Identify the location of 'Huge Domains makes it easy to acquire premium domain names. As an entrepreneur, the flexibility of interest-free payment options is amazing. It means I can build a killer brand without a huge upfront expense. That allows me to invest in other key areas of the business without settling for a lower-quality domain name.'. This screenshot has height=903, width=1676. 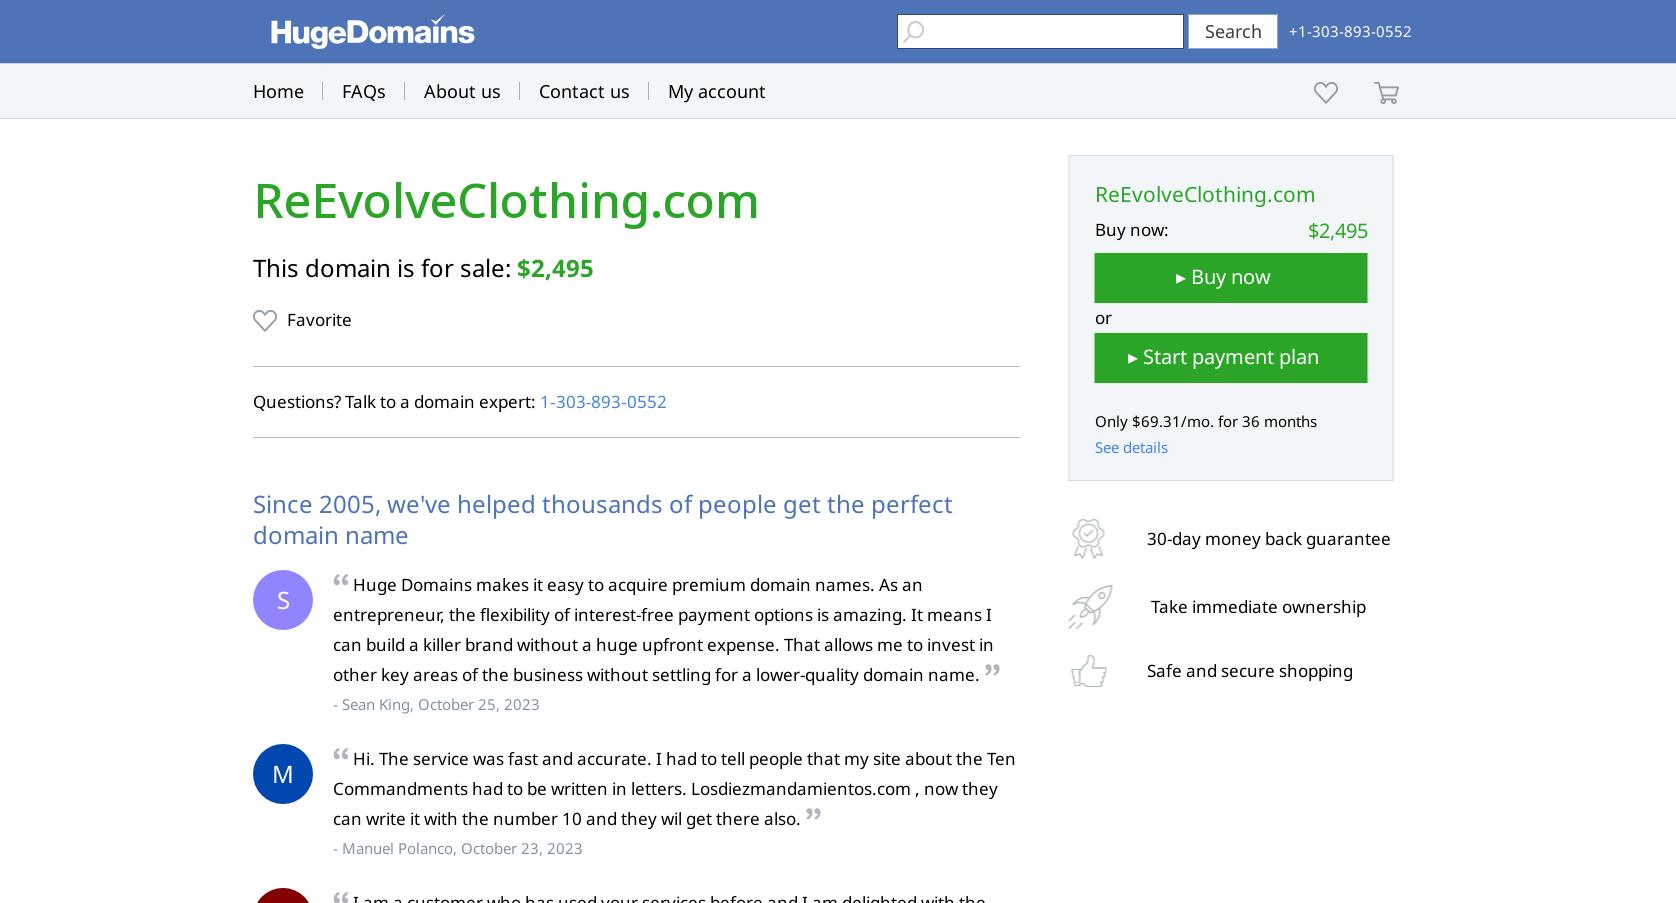
(662, 629).